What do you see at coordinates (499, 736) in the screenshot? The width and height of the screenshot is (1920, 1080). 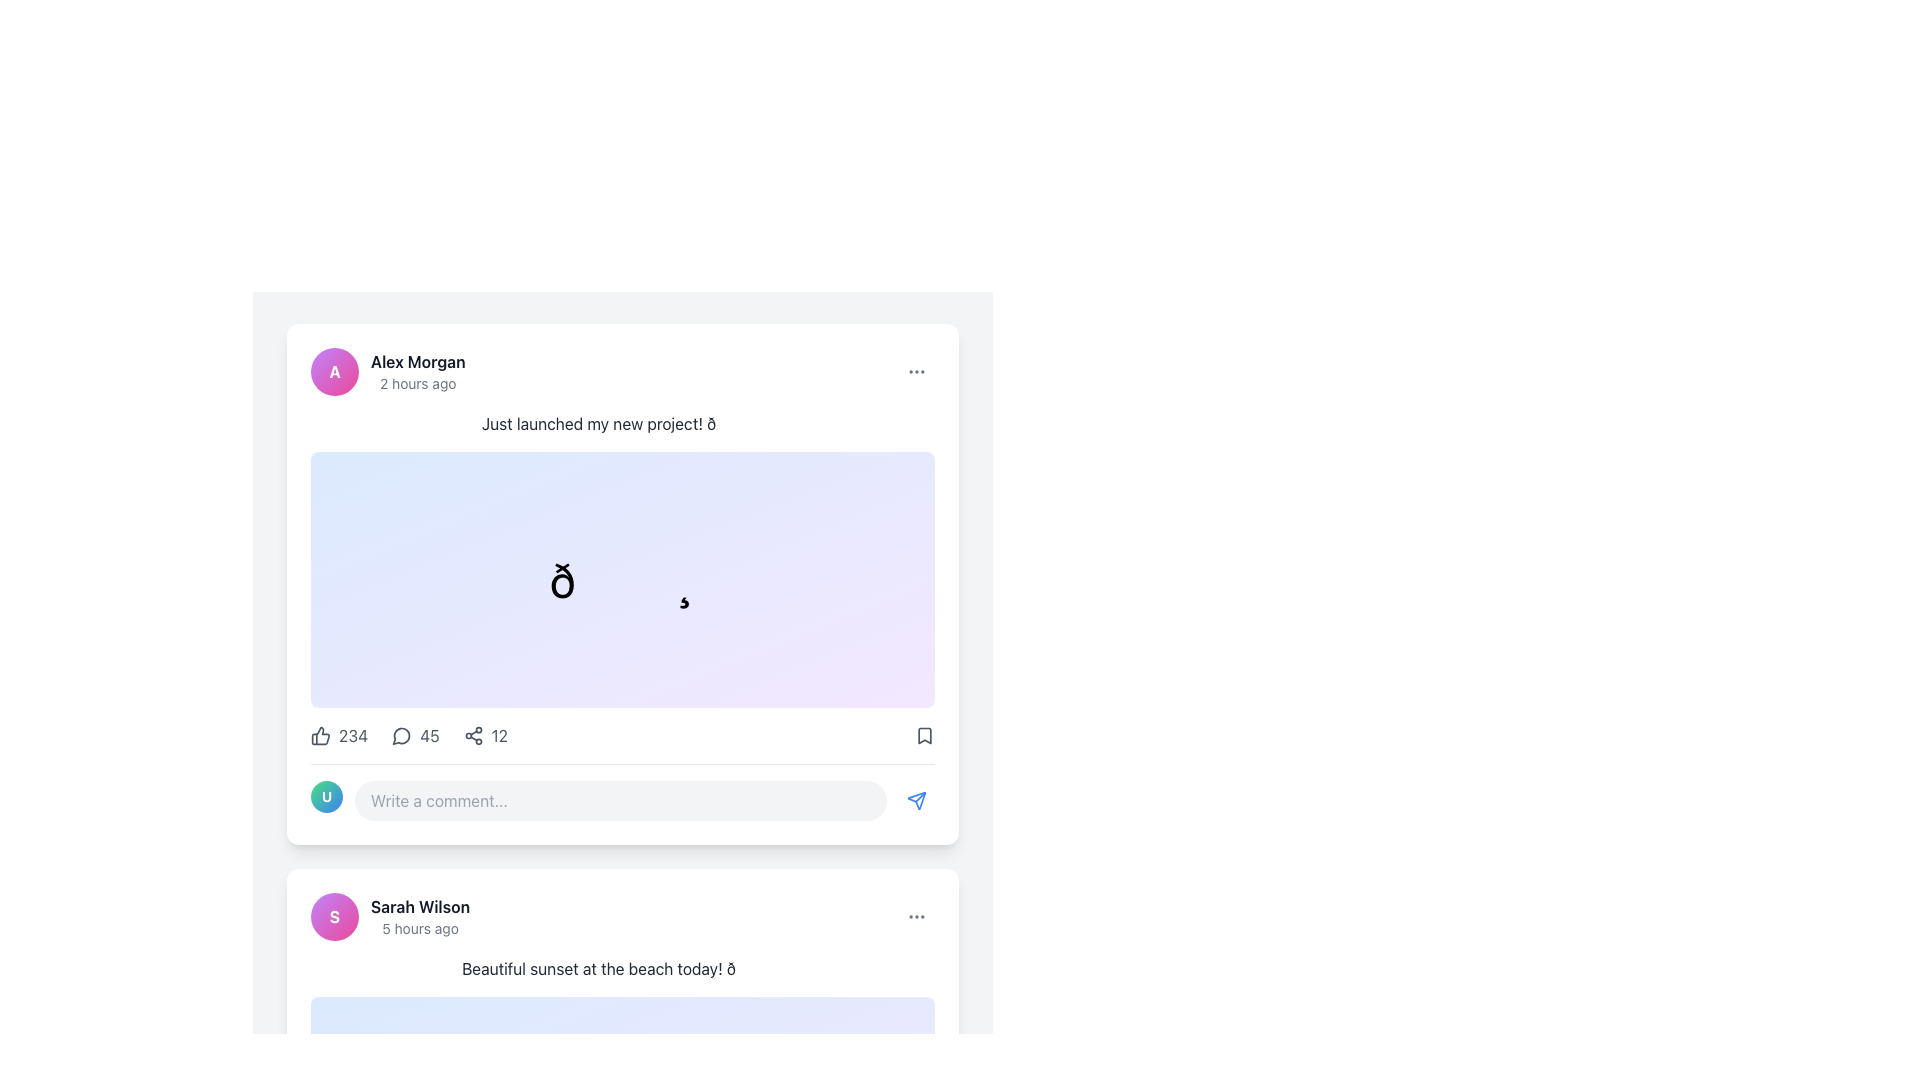 I see `the numerical text label displaying '12', which is styled in gray and located to the right of a sharing icon in the post sharing interface` at bounding box center [499, 736].